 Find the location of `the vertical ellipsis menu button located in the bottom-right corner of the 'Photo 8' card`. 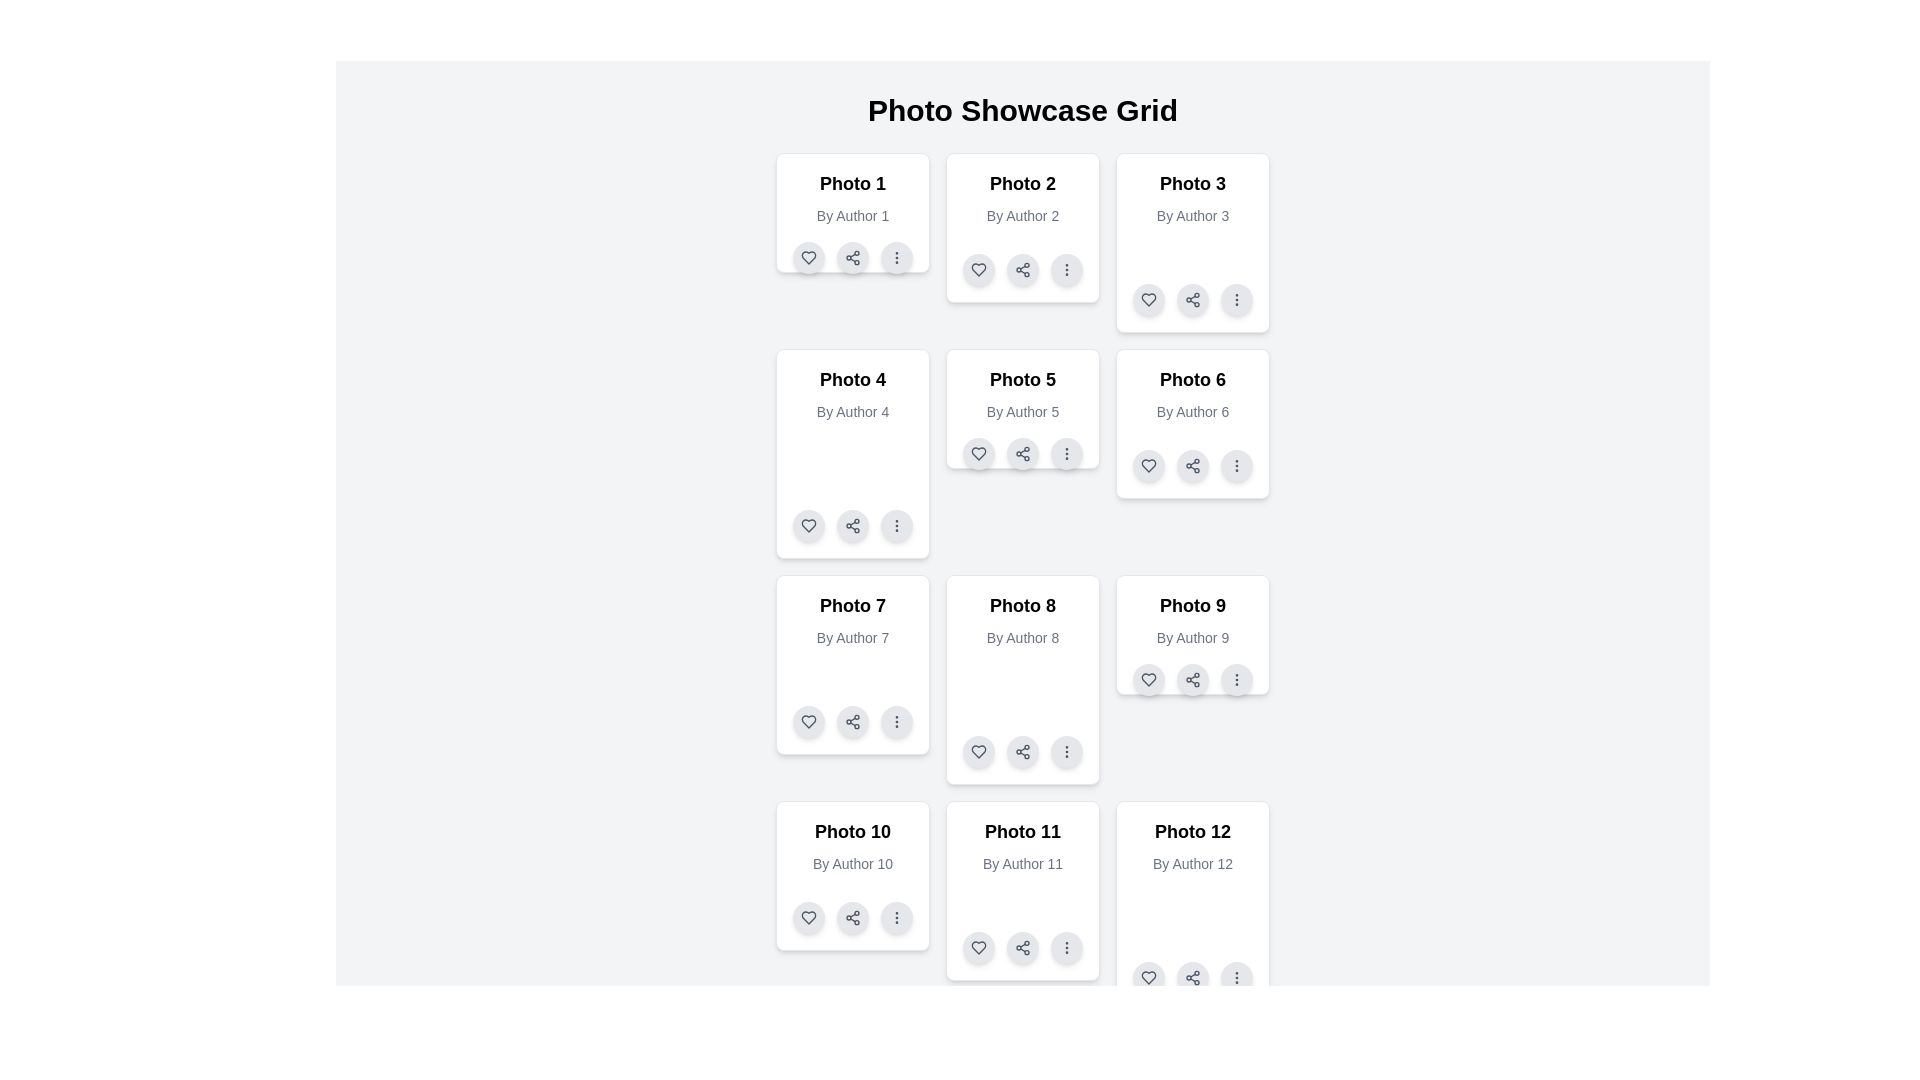

the vertical ellipsis menu button located in the bottom-right corner of the 'Photo 8' card is located at coordinates (1065, 752).